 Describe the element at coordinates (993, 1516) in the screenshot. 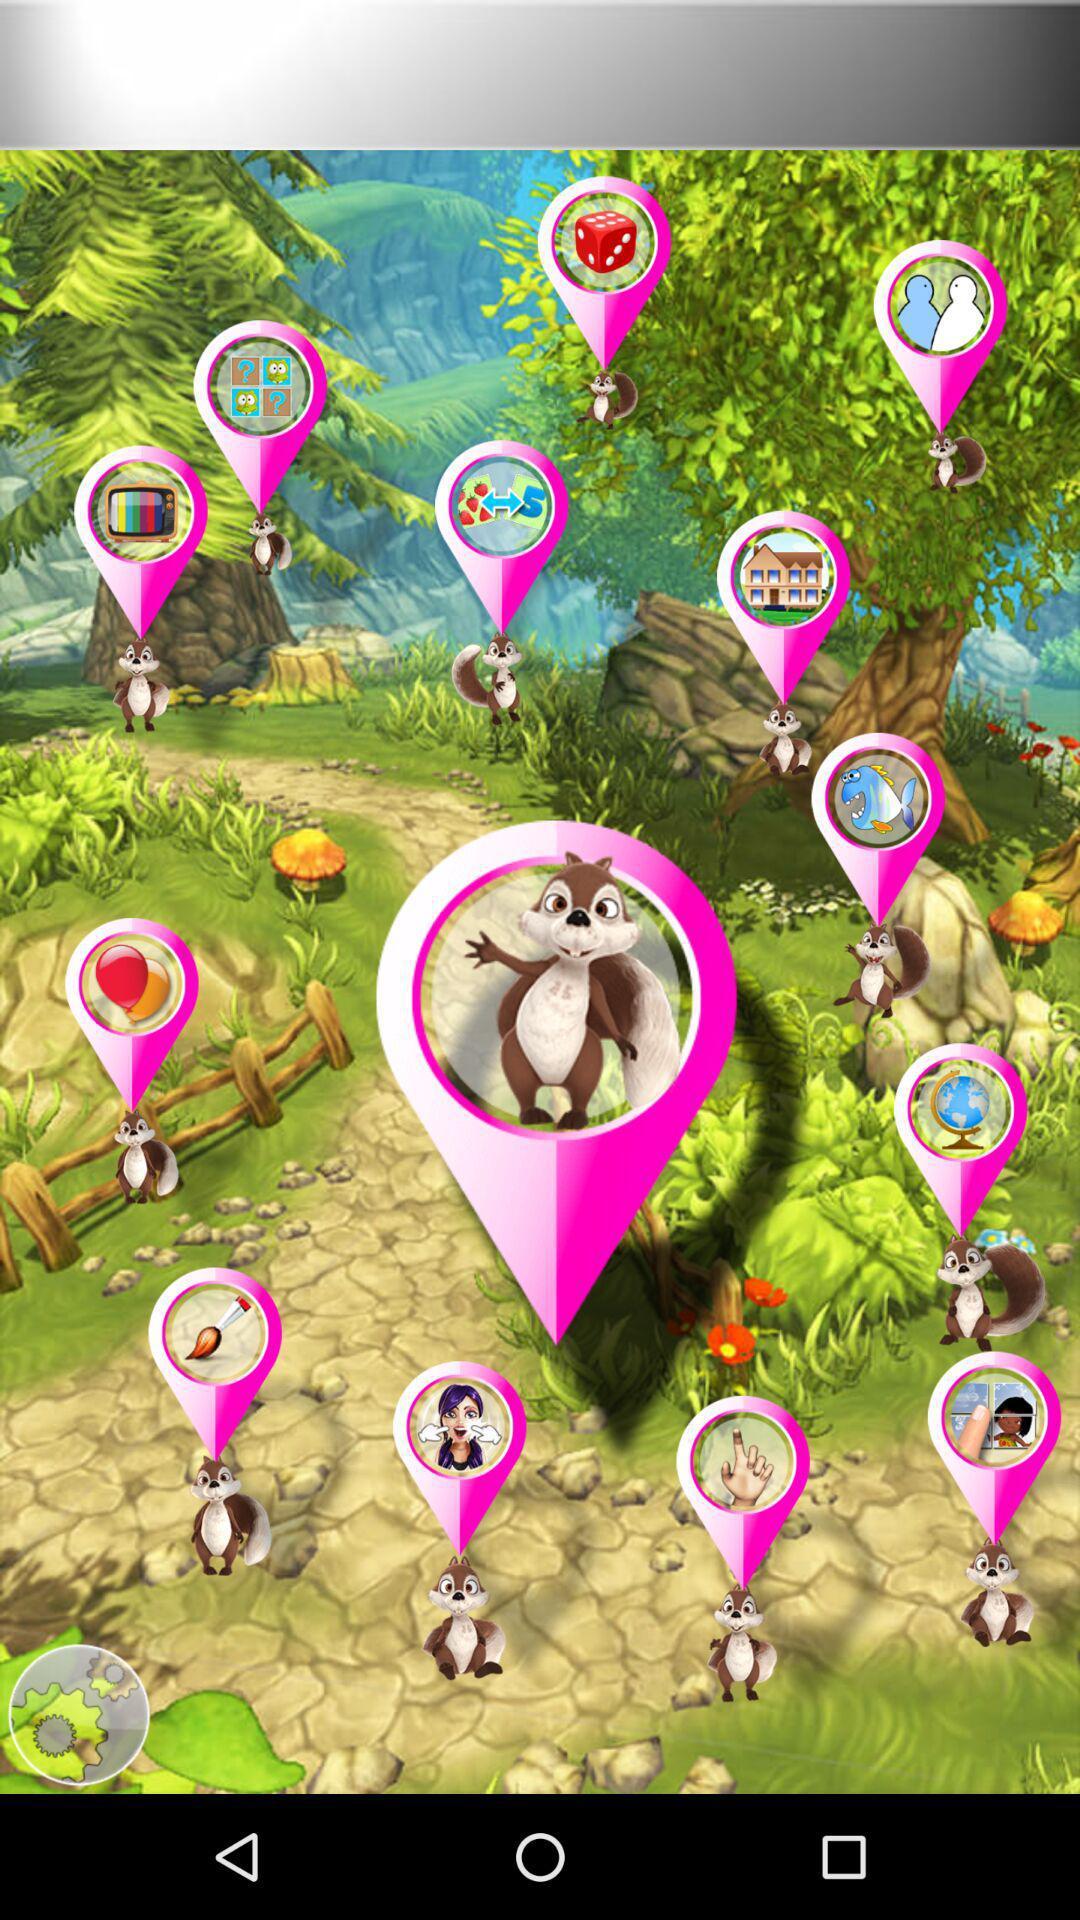

I see `picture option` at that location.